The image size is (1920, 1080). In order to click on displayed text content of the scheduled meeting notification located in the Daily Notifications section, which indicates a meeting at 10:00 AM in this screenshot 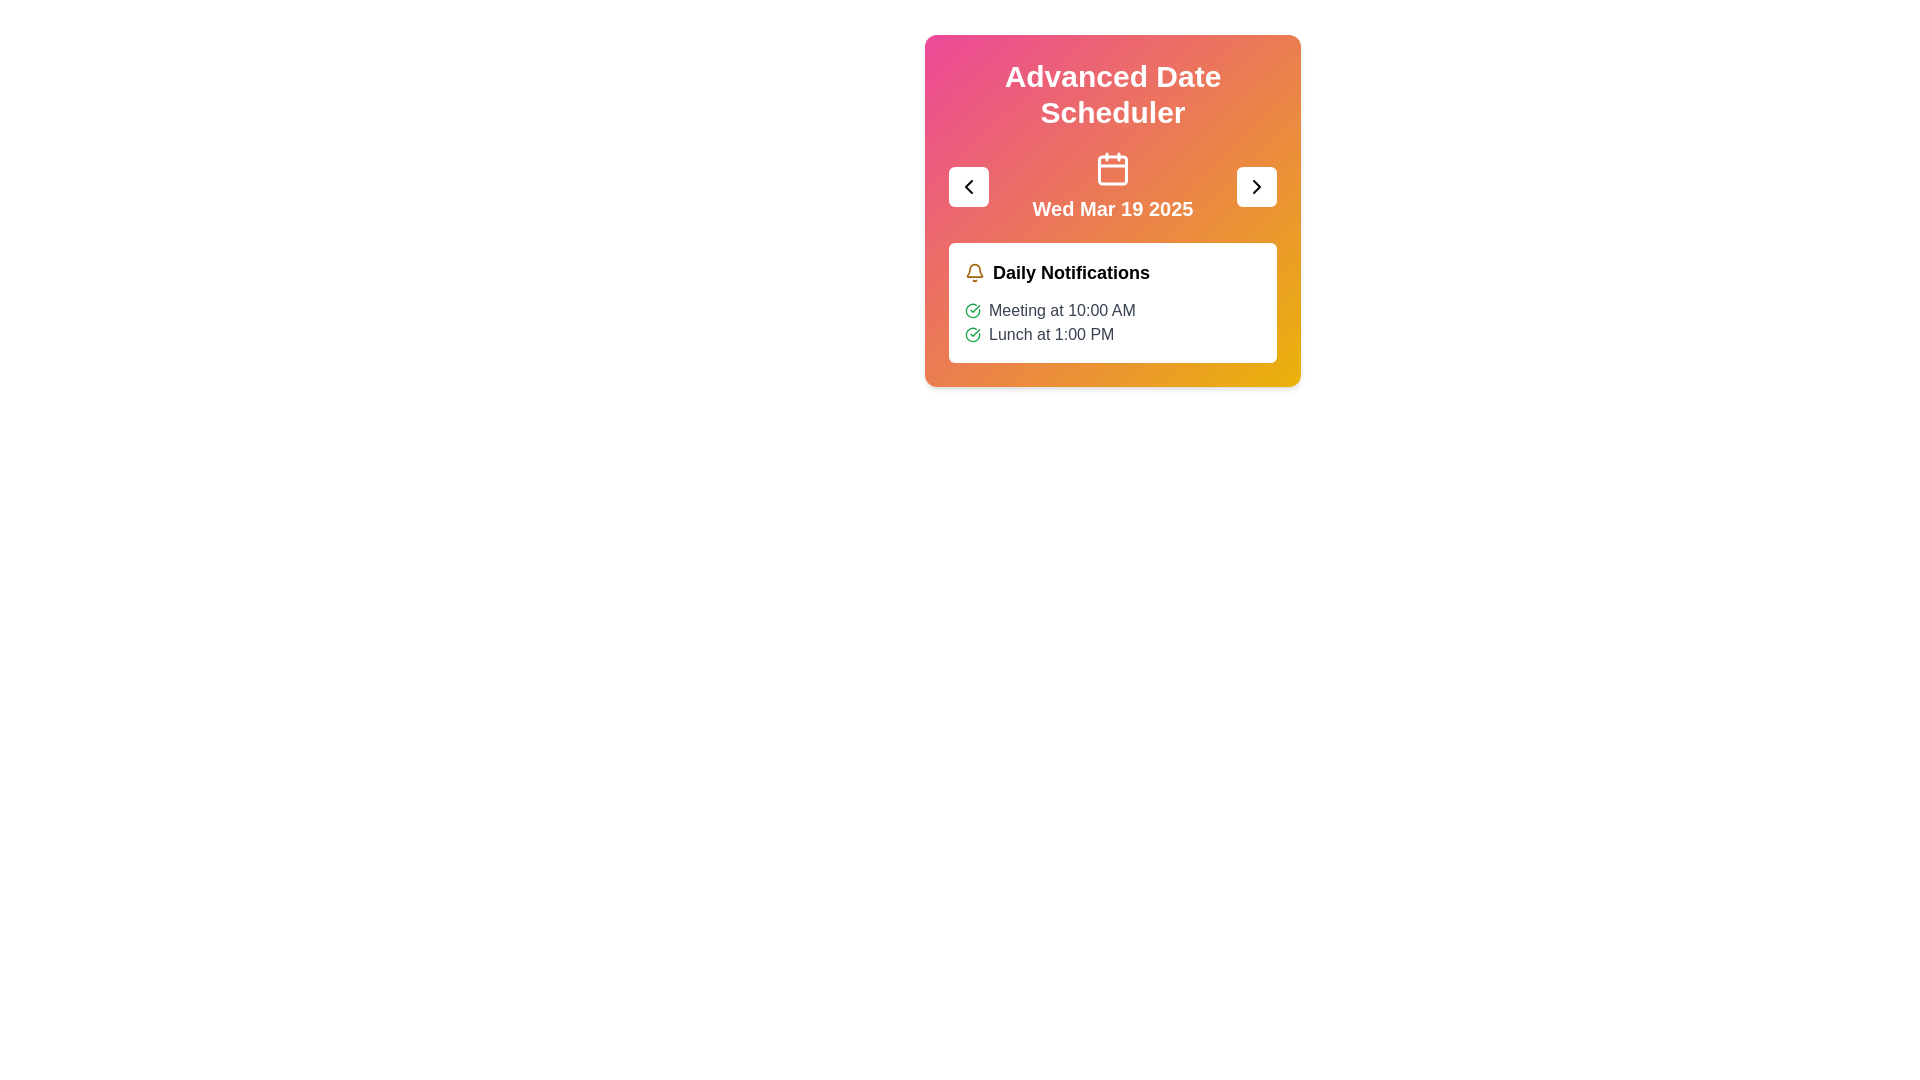, I will do `click(1112, 311)`.